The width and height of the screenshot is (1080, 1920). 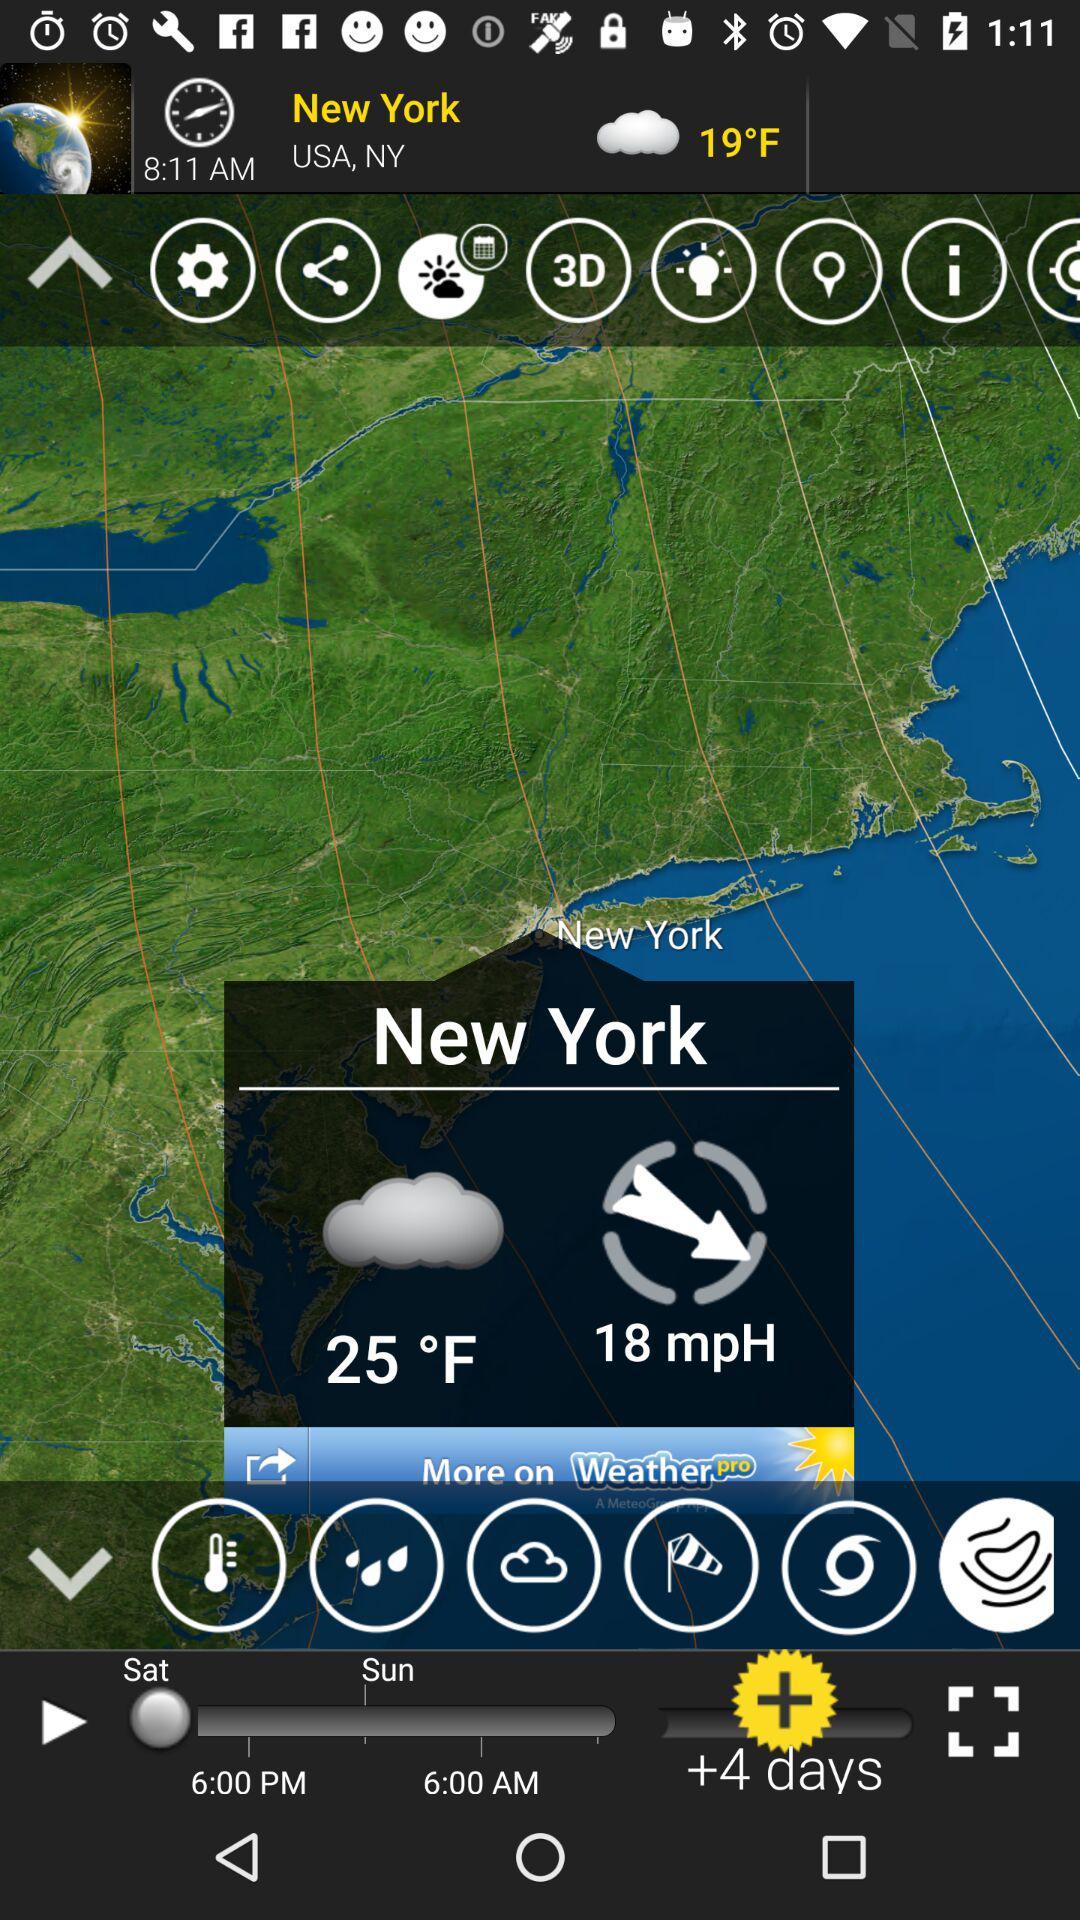 What do you see at coordinates (538, 1470) in the screenshot?
I see `the button with text more on weatherpro` at bounding box center [538, 1470].